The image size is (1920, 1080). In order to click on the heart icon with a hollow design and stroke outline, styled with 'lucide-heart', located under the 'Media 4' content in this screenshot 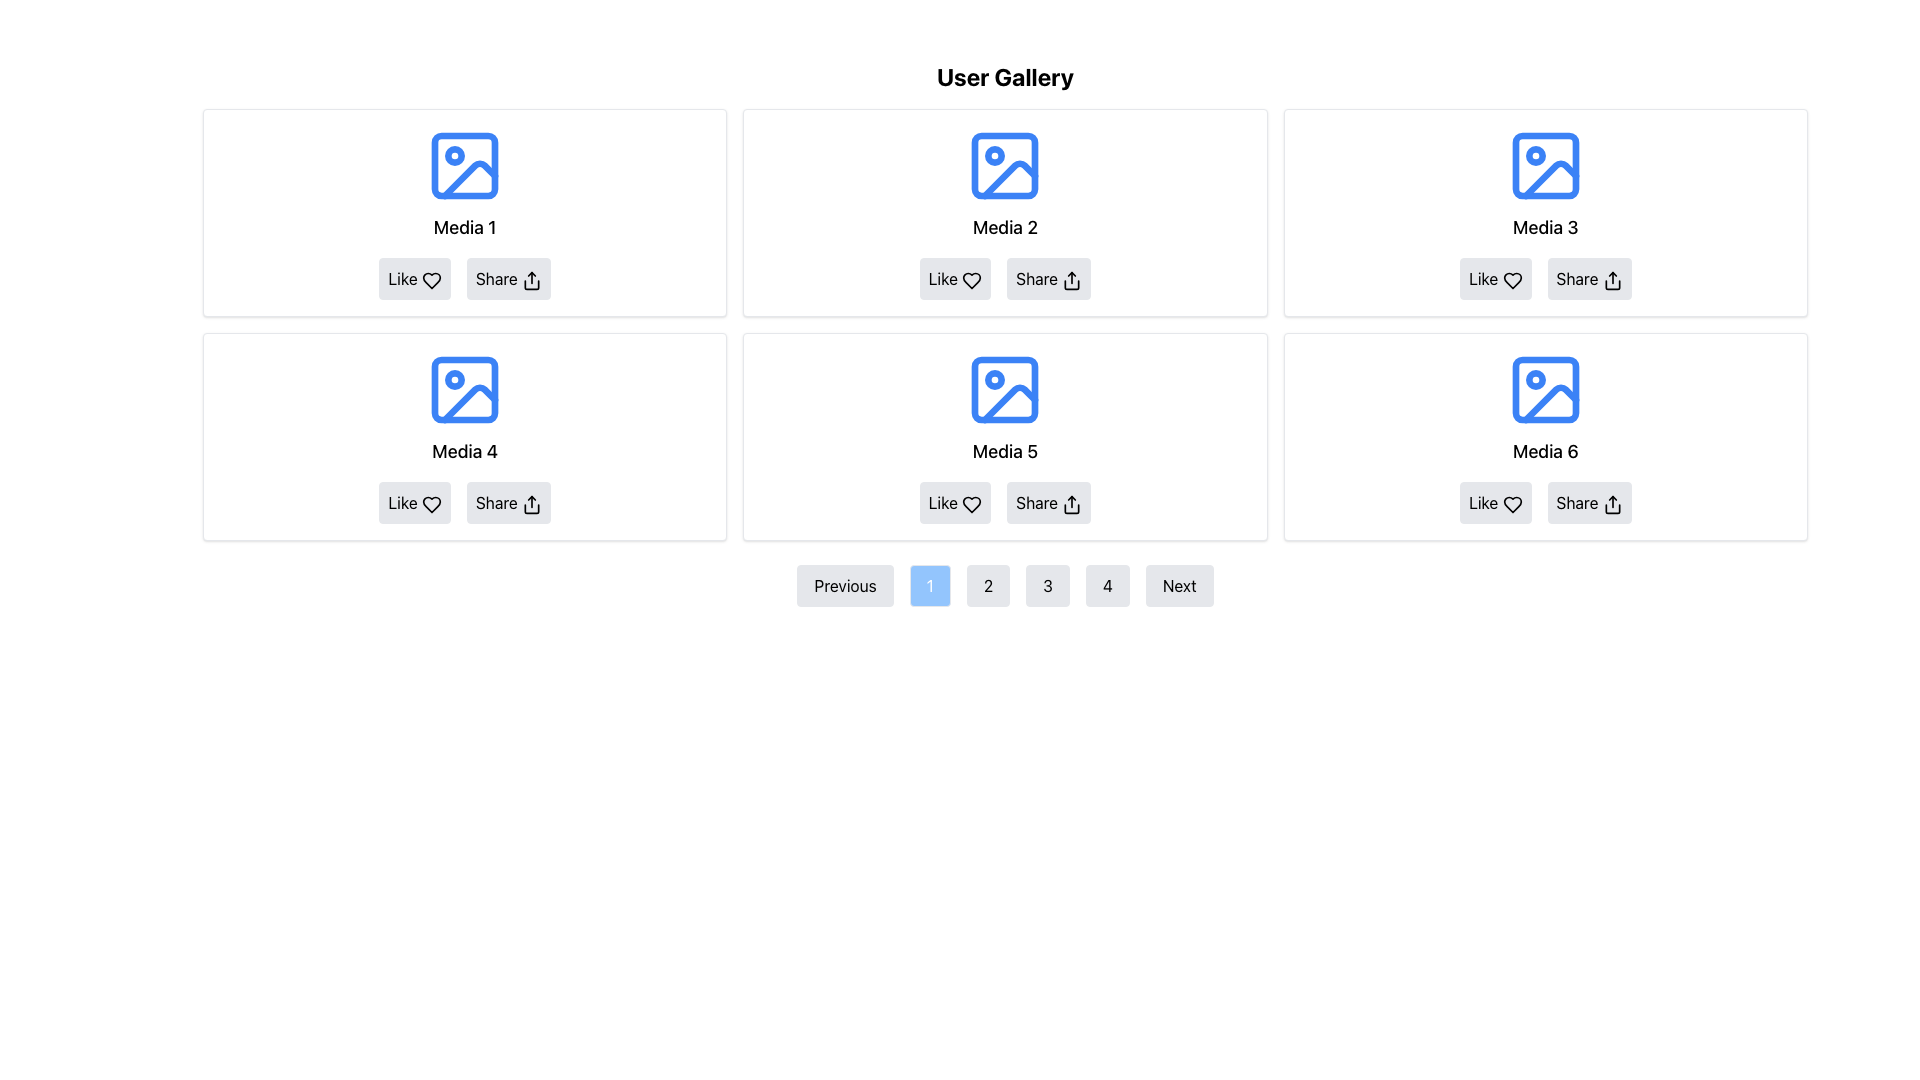, I will do `click(430, 503)`.